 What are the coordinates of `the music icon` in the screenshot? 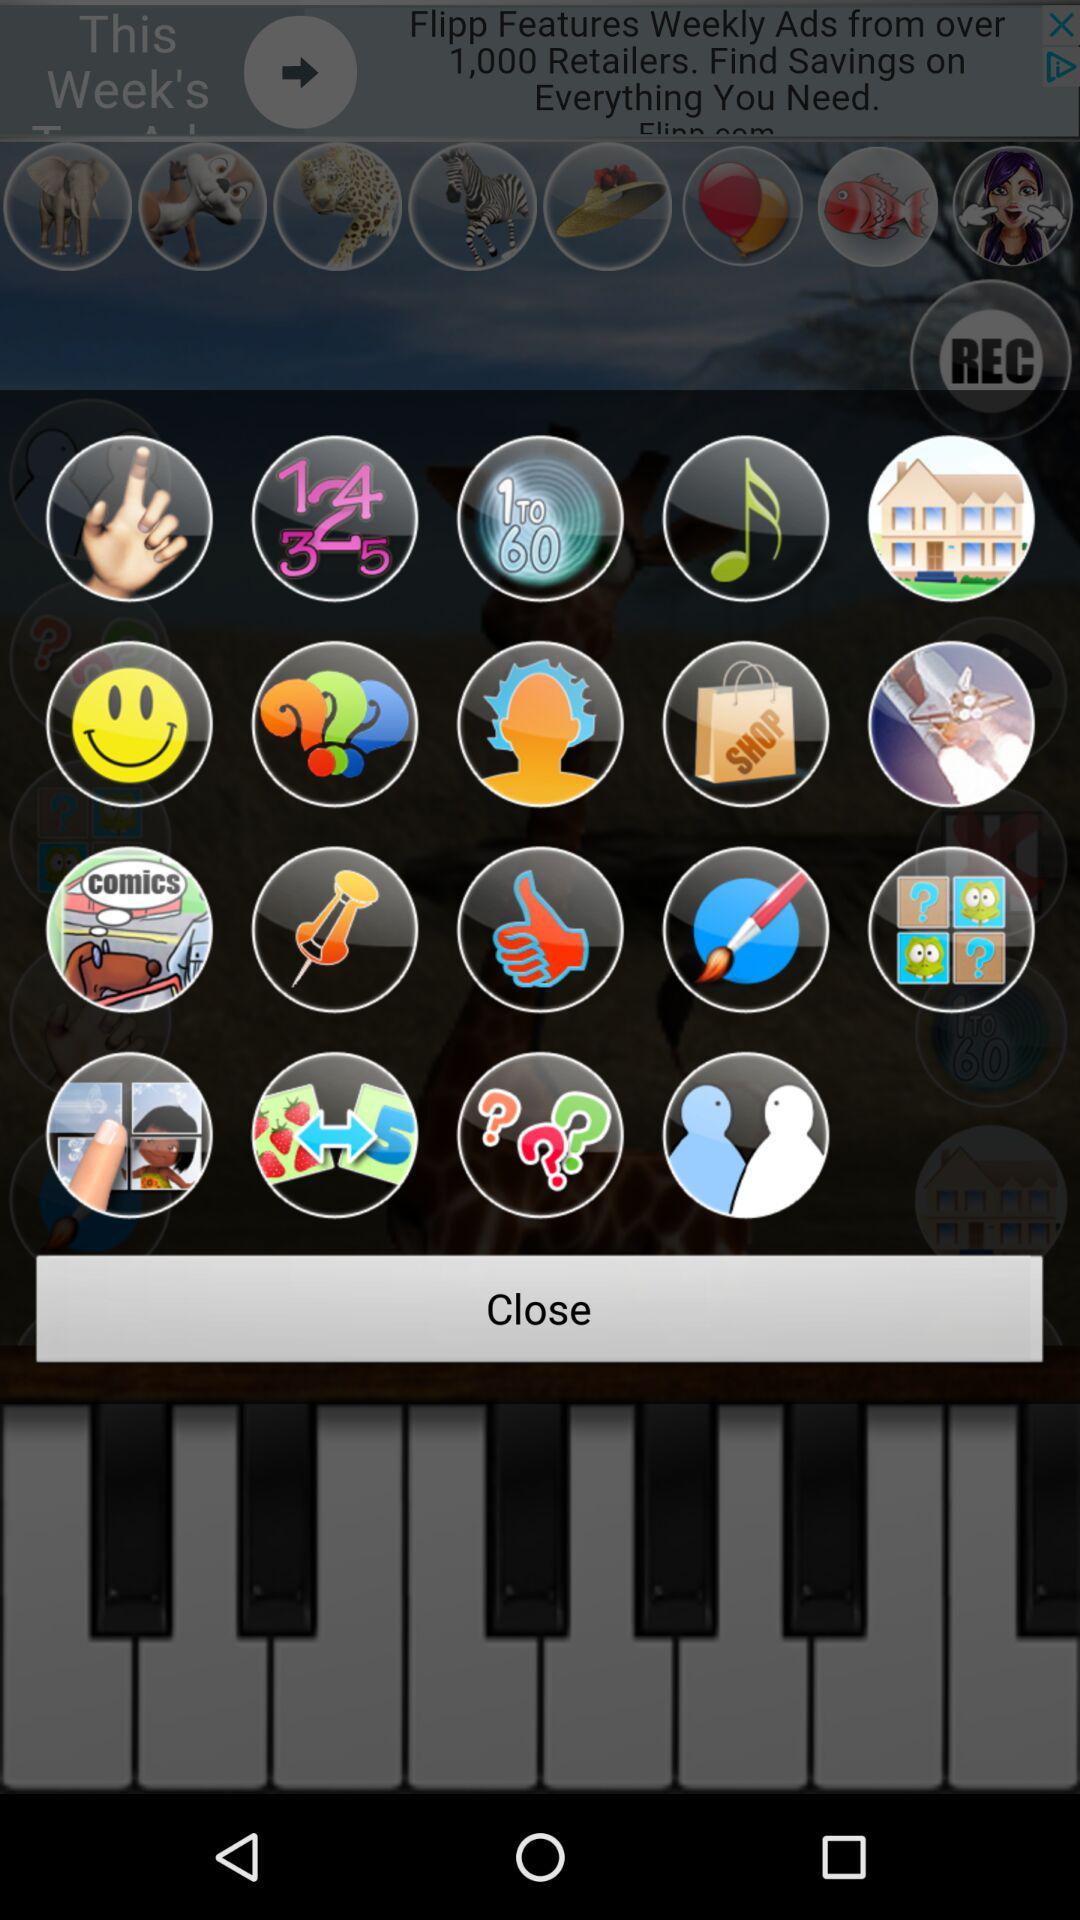 It's located at (745, 555).